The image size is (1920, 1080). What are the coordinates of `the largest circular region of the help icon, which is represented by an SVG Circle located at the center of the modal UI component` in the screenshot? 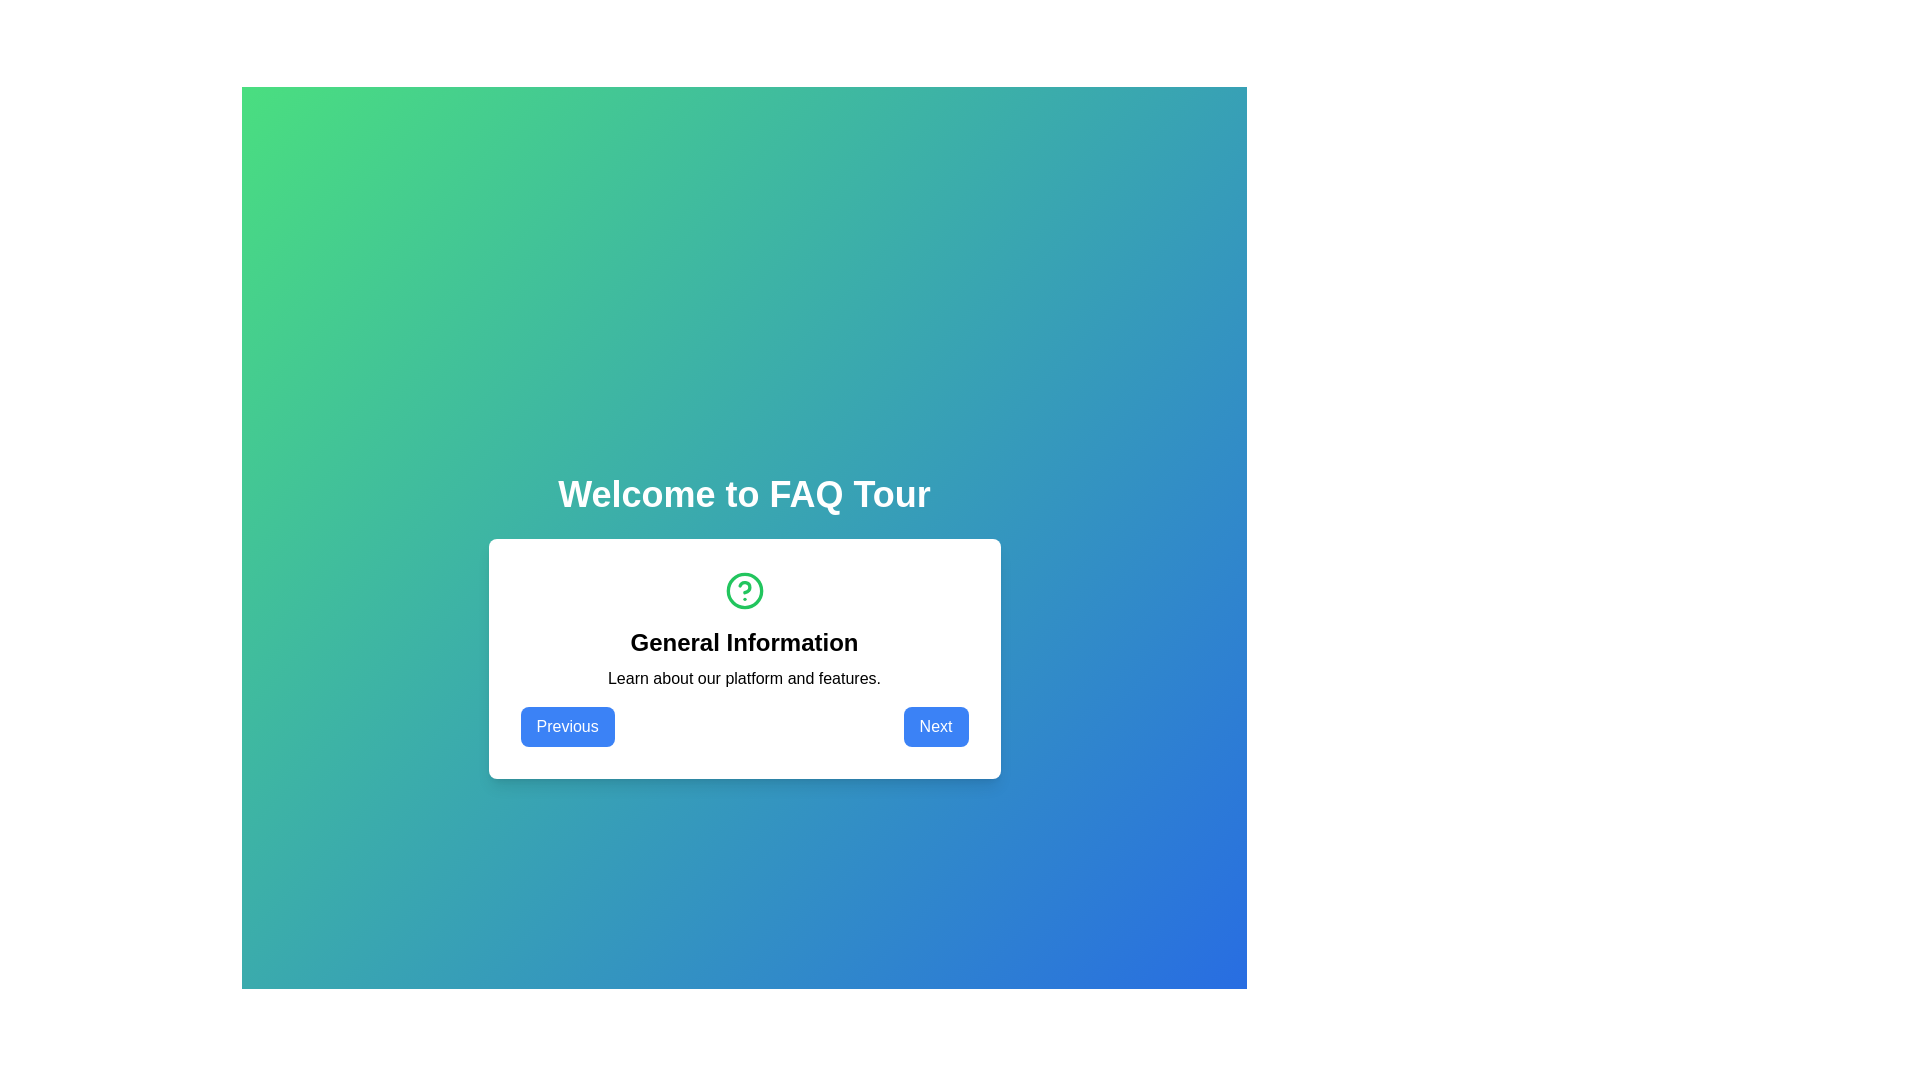 It's located at (743, 589).